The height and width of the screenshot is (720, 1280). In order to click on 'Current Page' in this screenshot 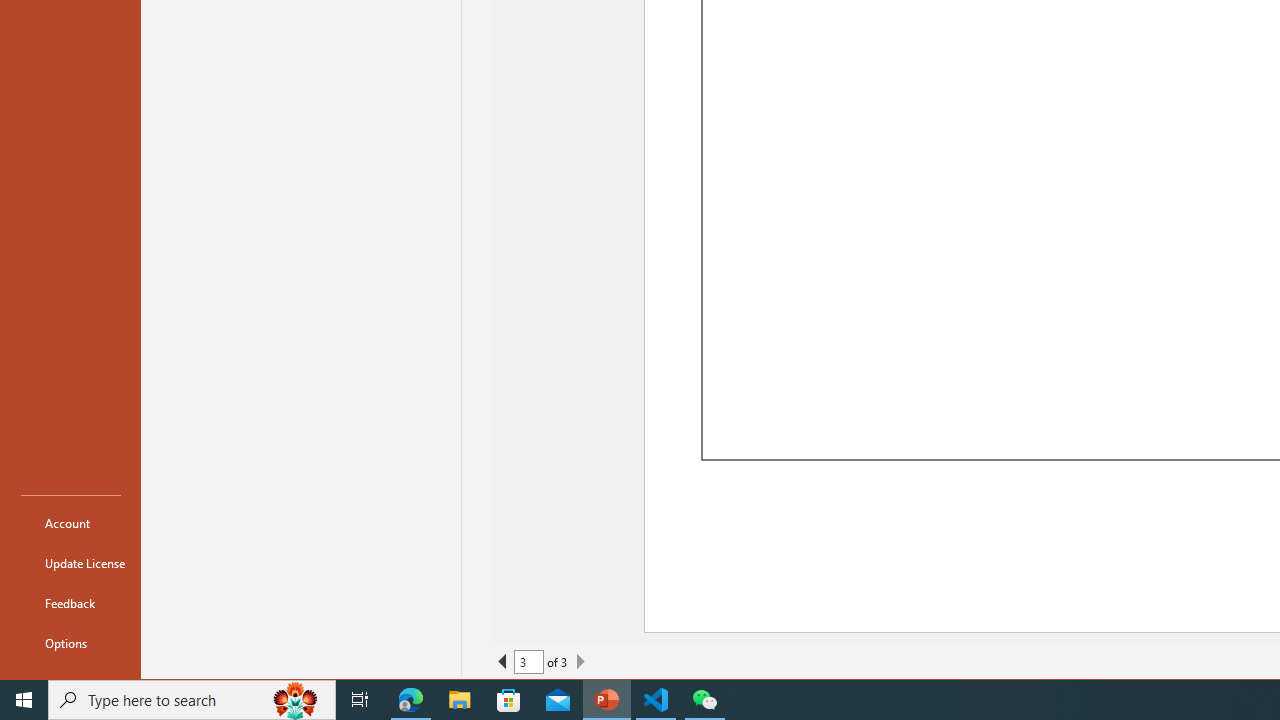, I will do `click(528, 662)`.